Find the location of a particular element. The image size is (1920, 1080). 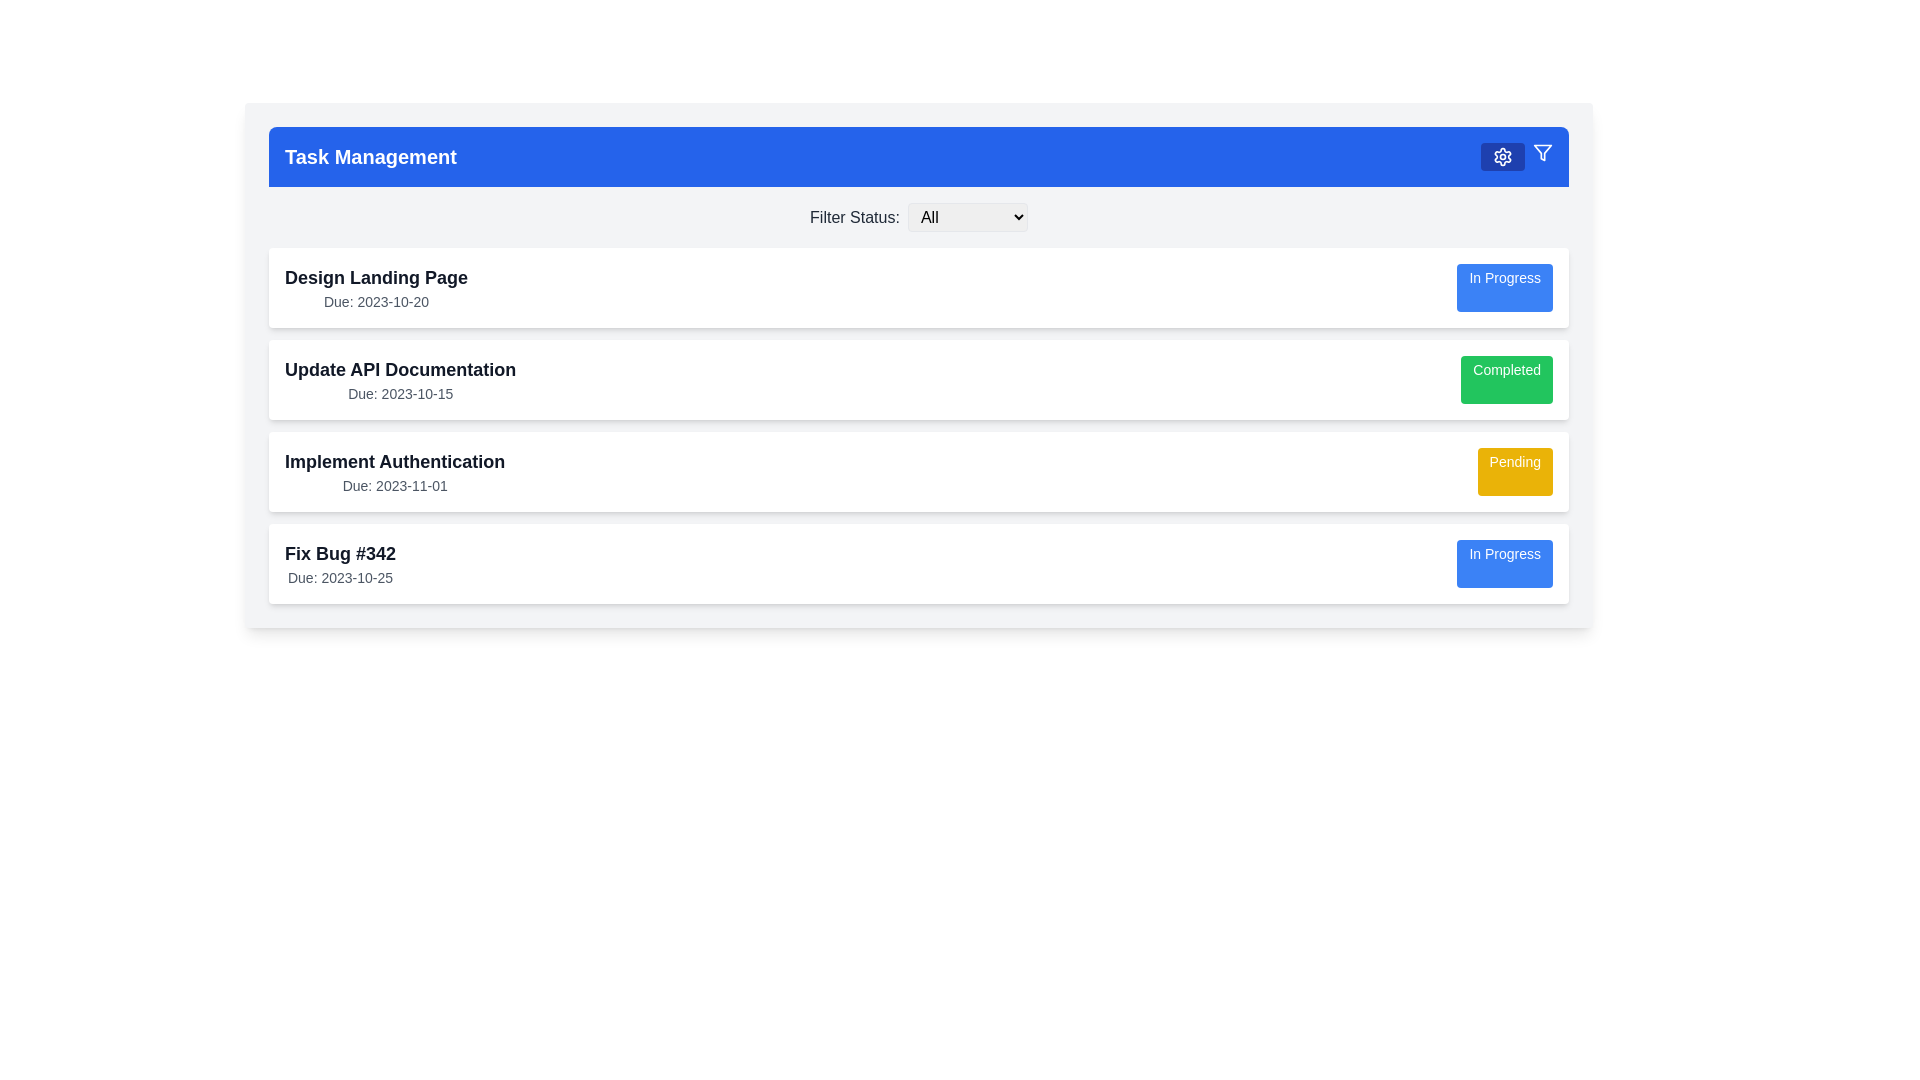

the Text label indicating 'Task Management' located at the very left end of the header section is located at coordinates (370, 156).